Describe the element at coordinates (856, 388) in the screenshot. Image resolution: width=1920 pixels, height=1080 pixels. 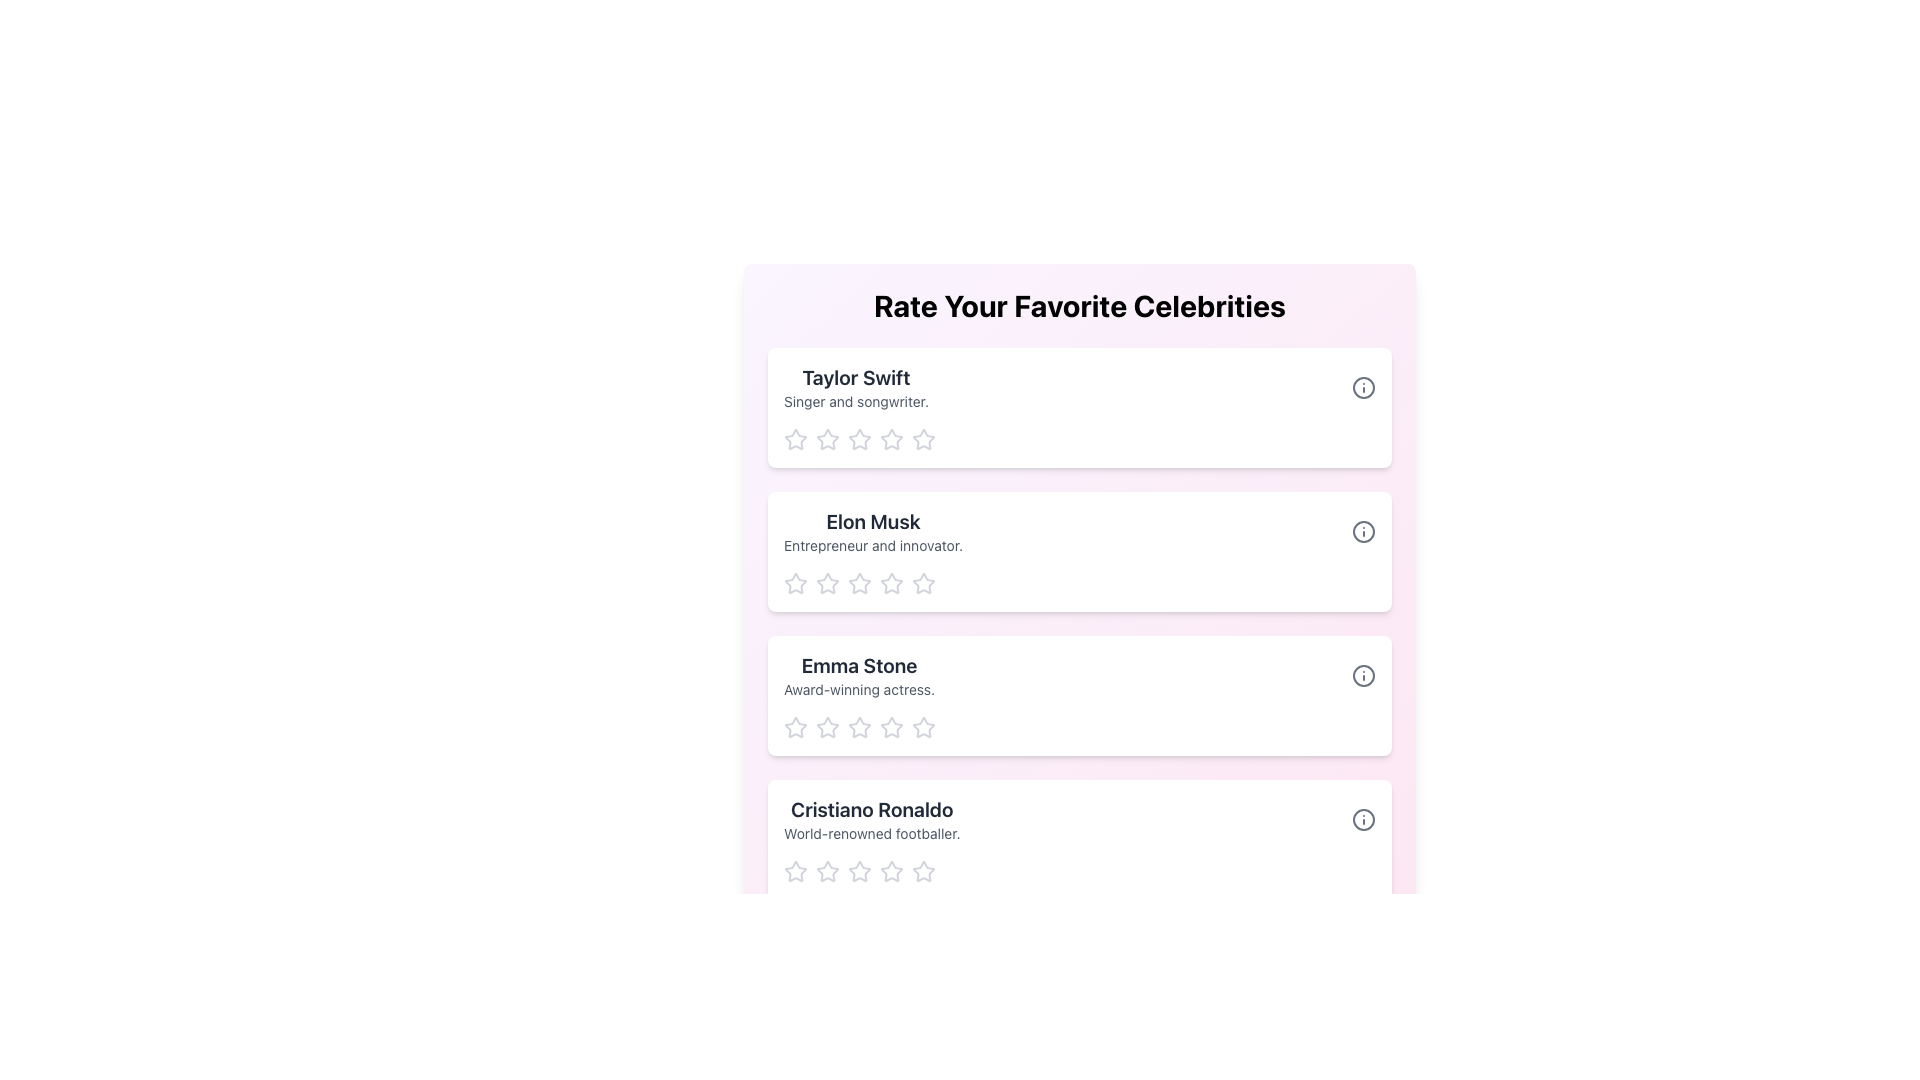
I see `the text block displaying 'Taylor Swift' and 'Singer and songwriter', which is the first profile entry in a list of profiles` at that location.